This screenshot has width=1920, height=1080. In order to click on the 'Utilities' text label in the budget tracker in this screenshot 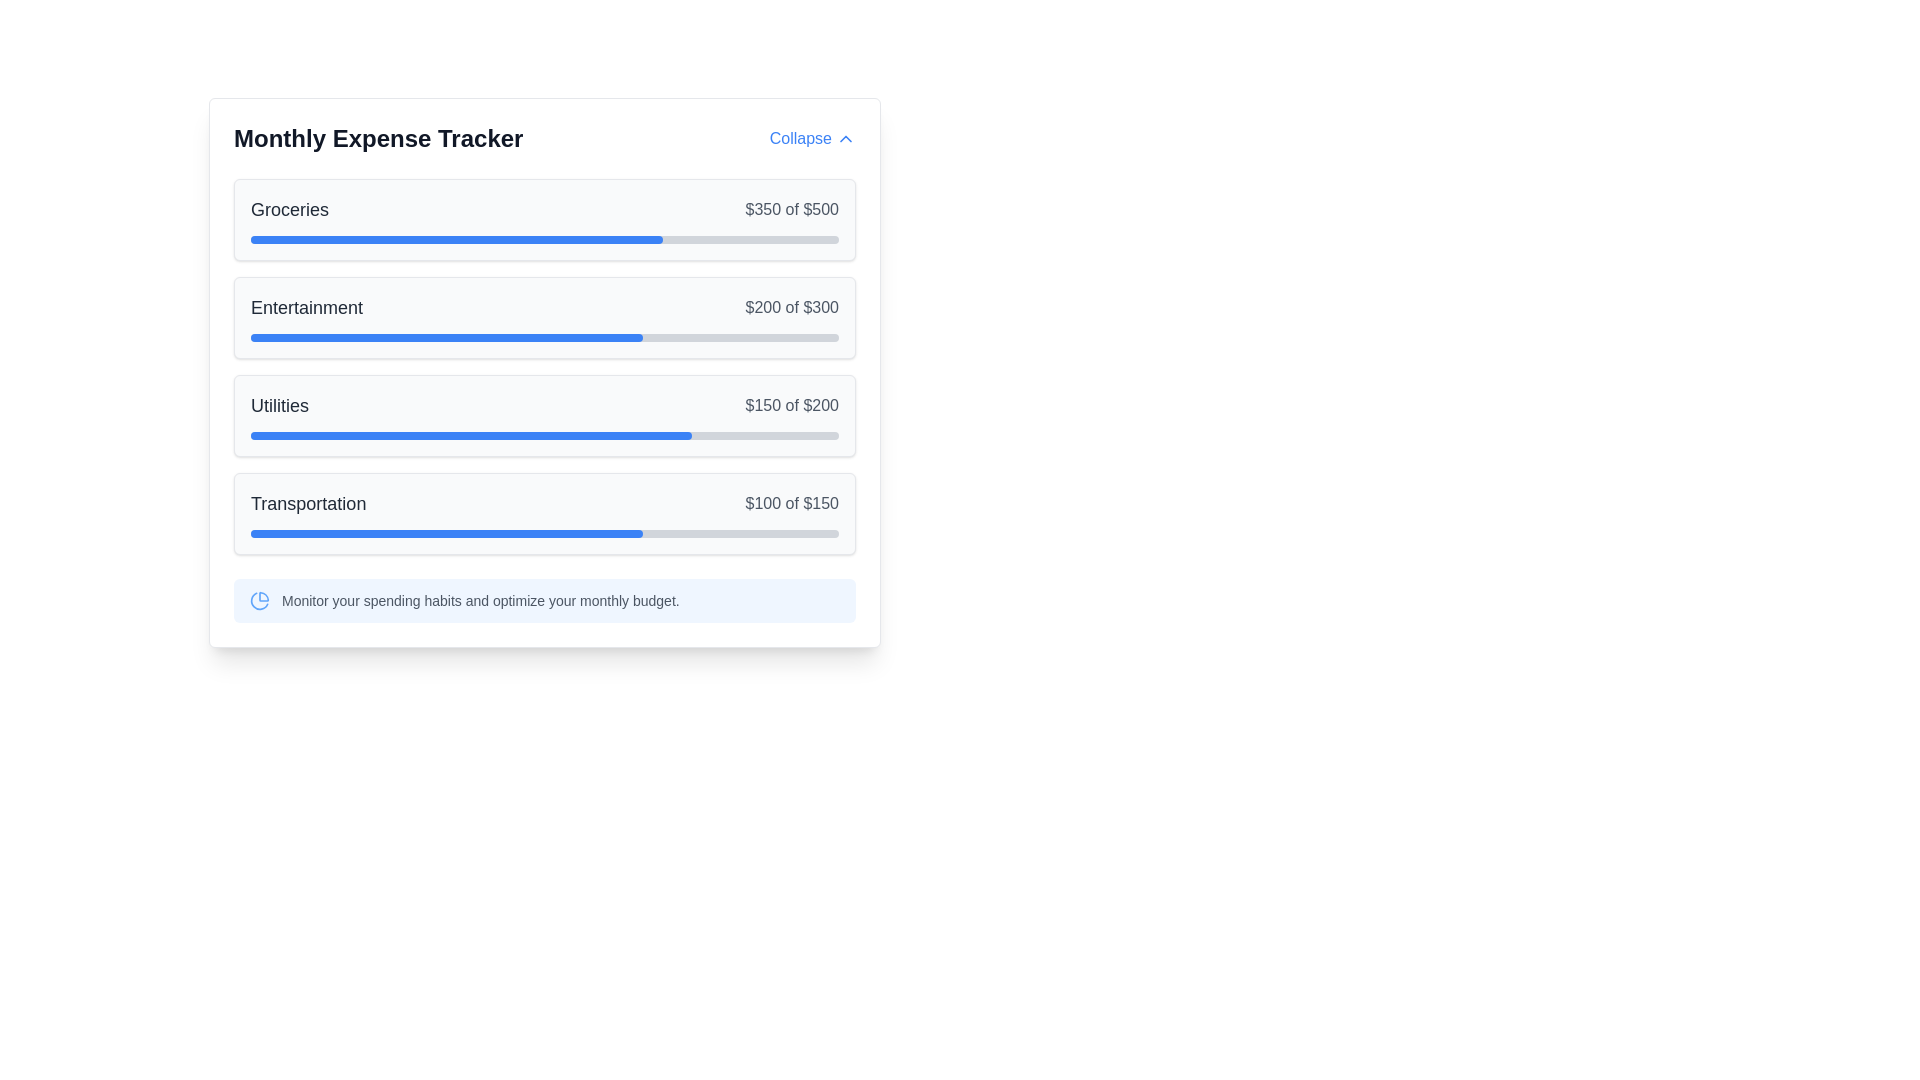, I will do `click(278, 405)`.